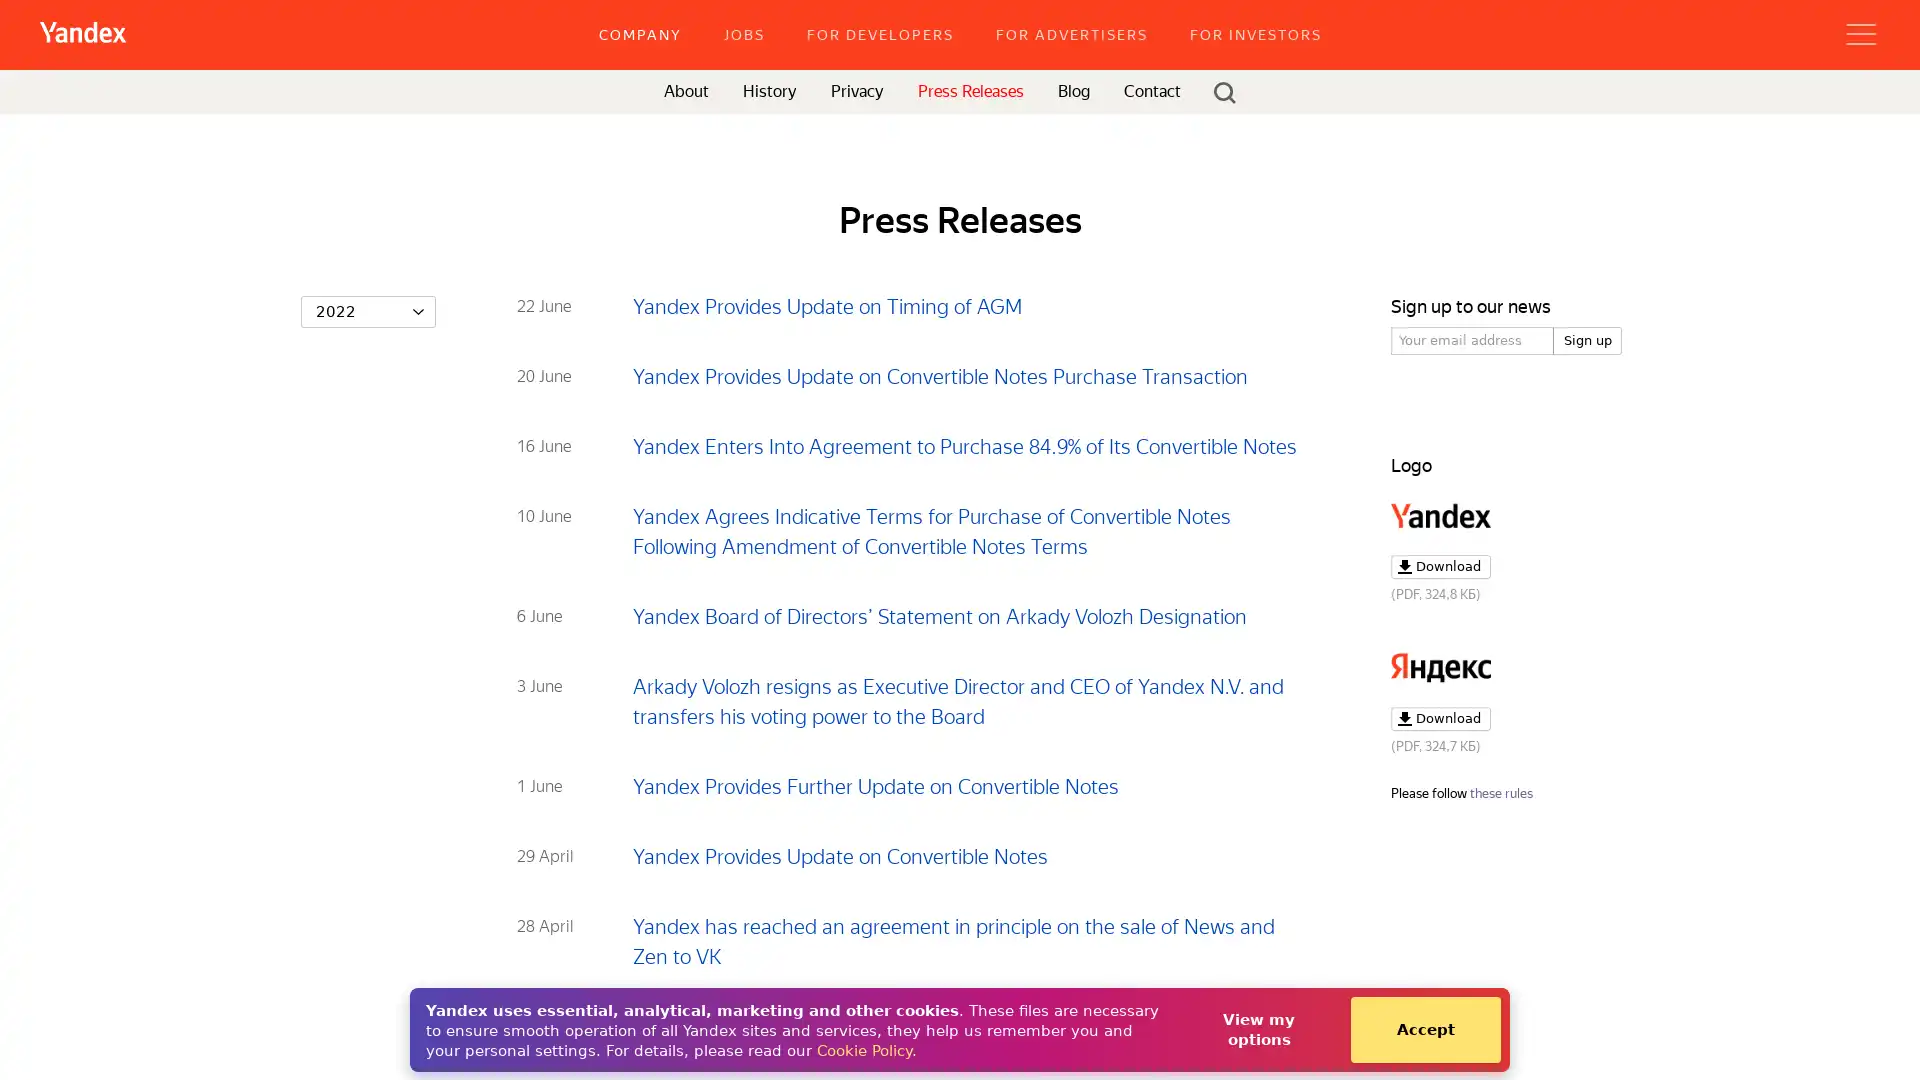  What do you see at coordinates (1424, 1029) in the screenshot?
I see `Accept` at bounding box center [1424, 1029].